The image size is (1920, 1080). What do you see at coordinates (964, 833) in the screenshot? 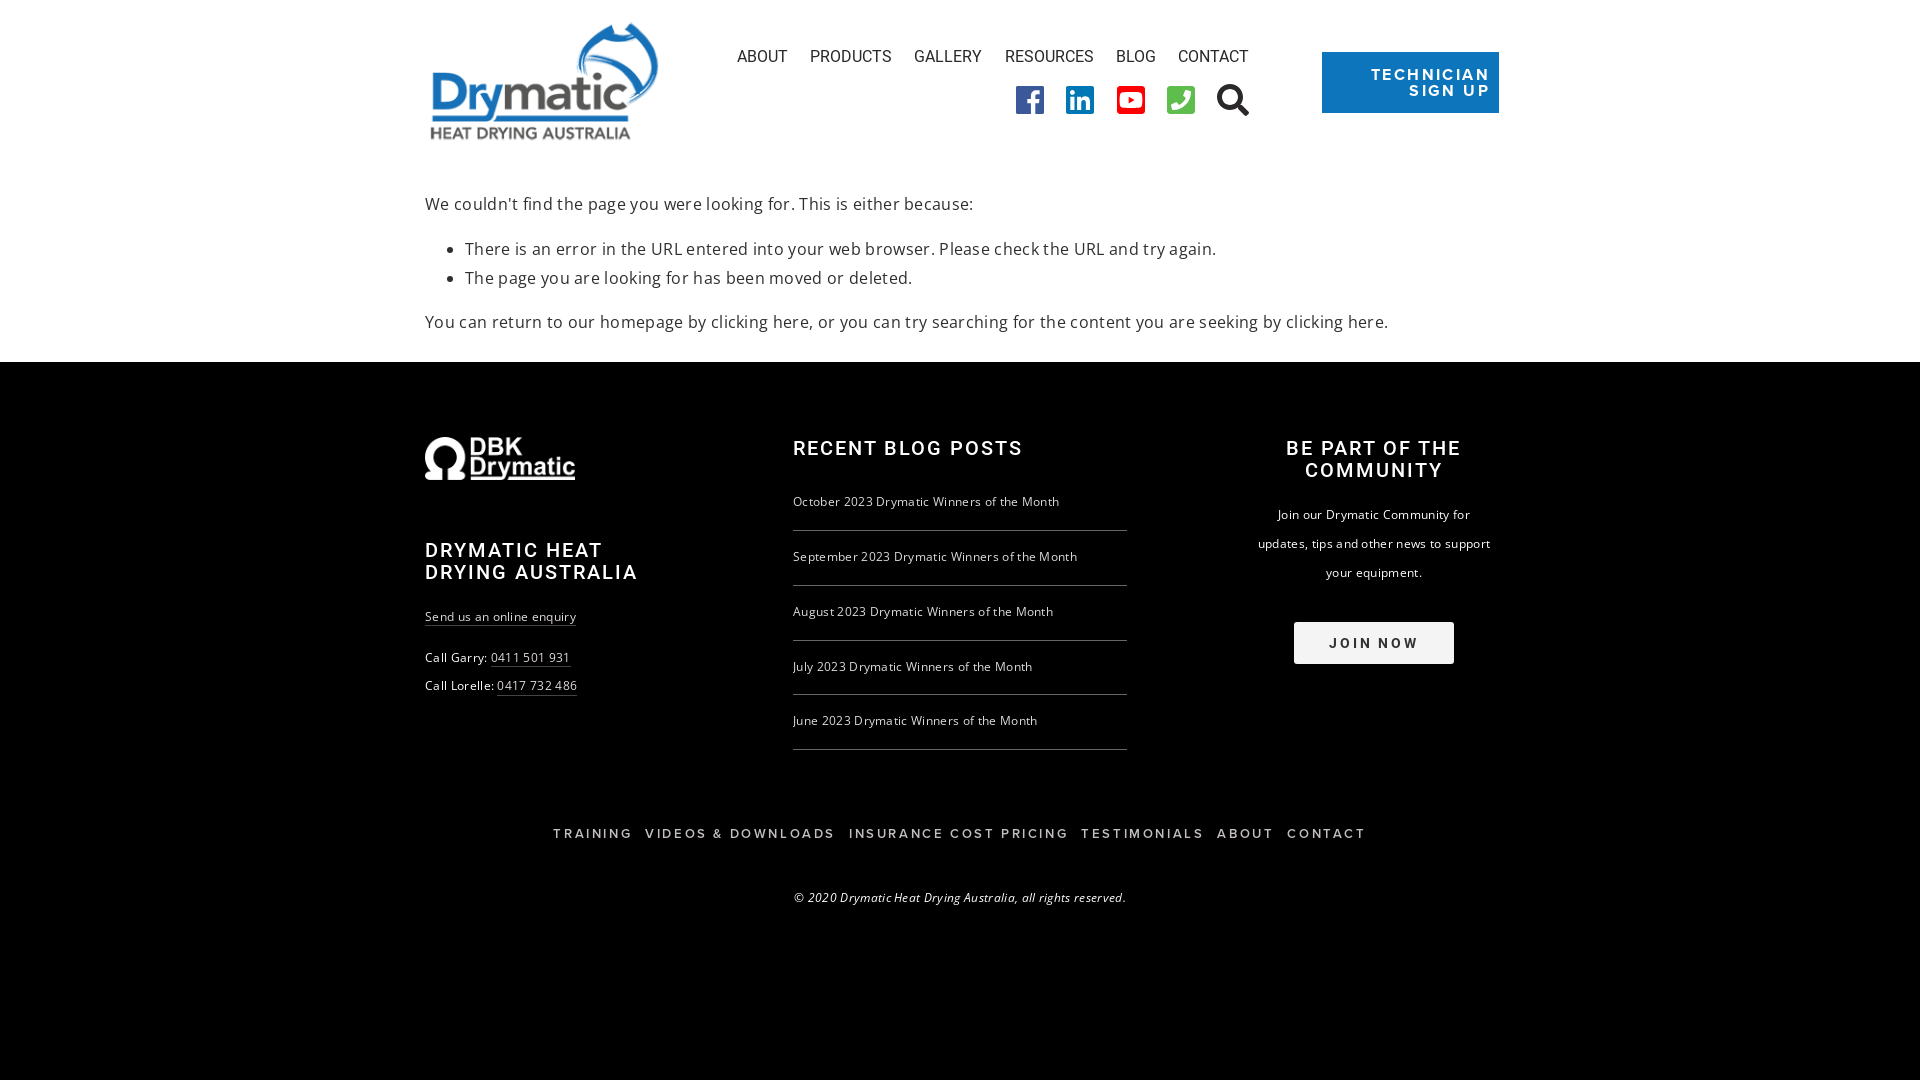
I see `'INSURANCE COST PRICING'` at bounding box center [964, 833].